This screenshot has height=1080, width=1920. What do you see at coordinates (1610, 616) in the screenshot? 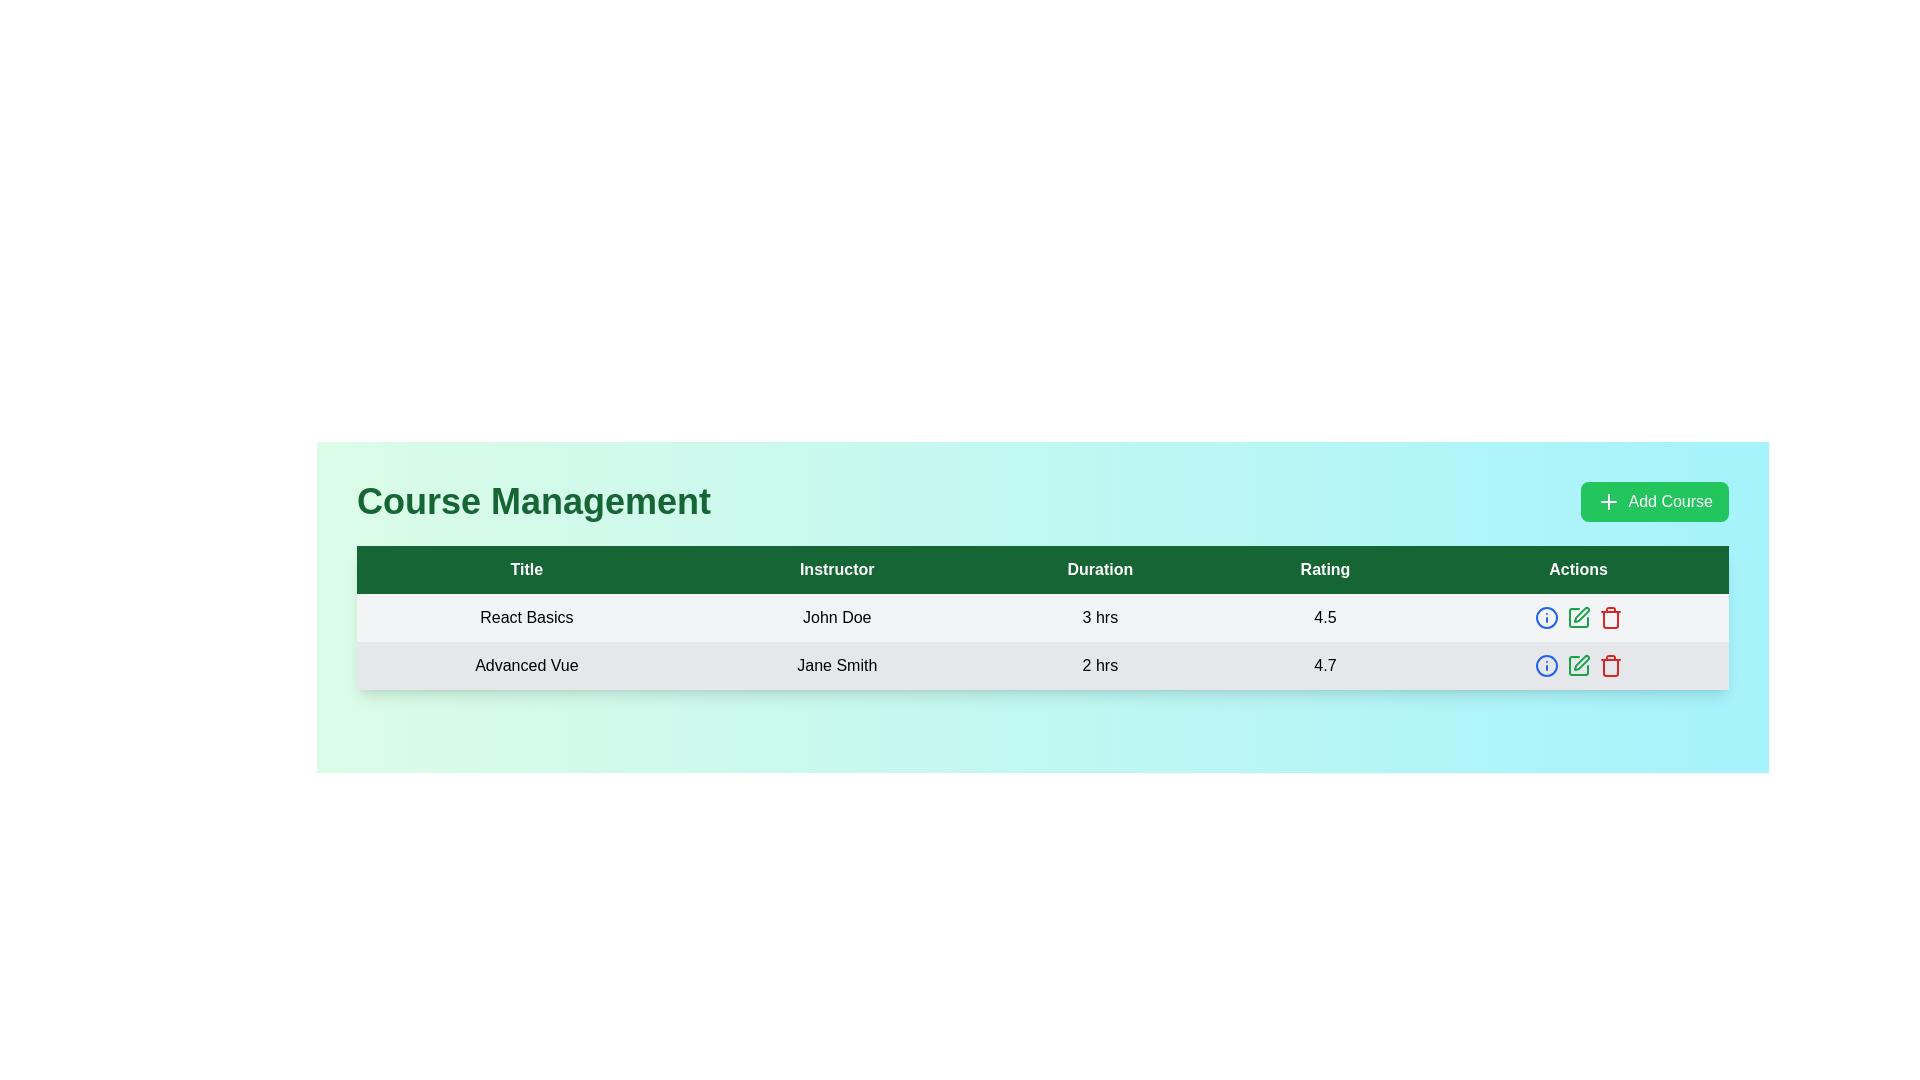
I see `the red-colored trash icon button located in the 'Actions' column of the first row in the table to change its visual state` at bounding box center [1610, 616].